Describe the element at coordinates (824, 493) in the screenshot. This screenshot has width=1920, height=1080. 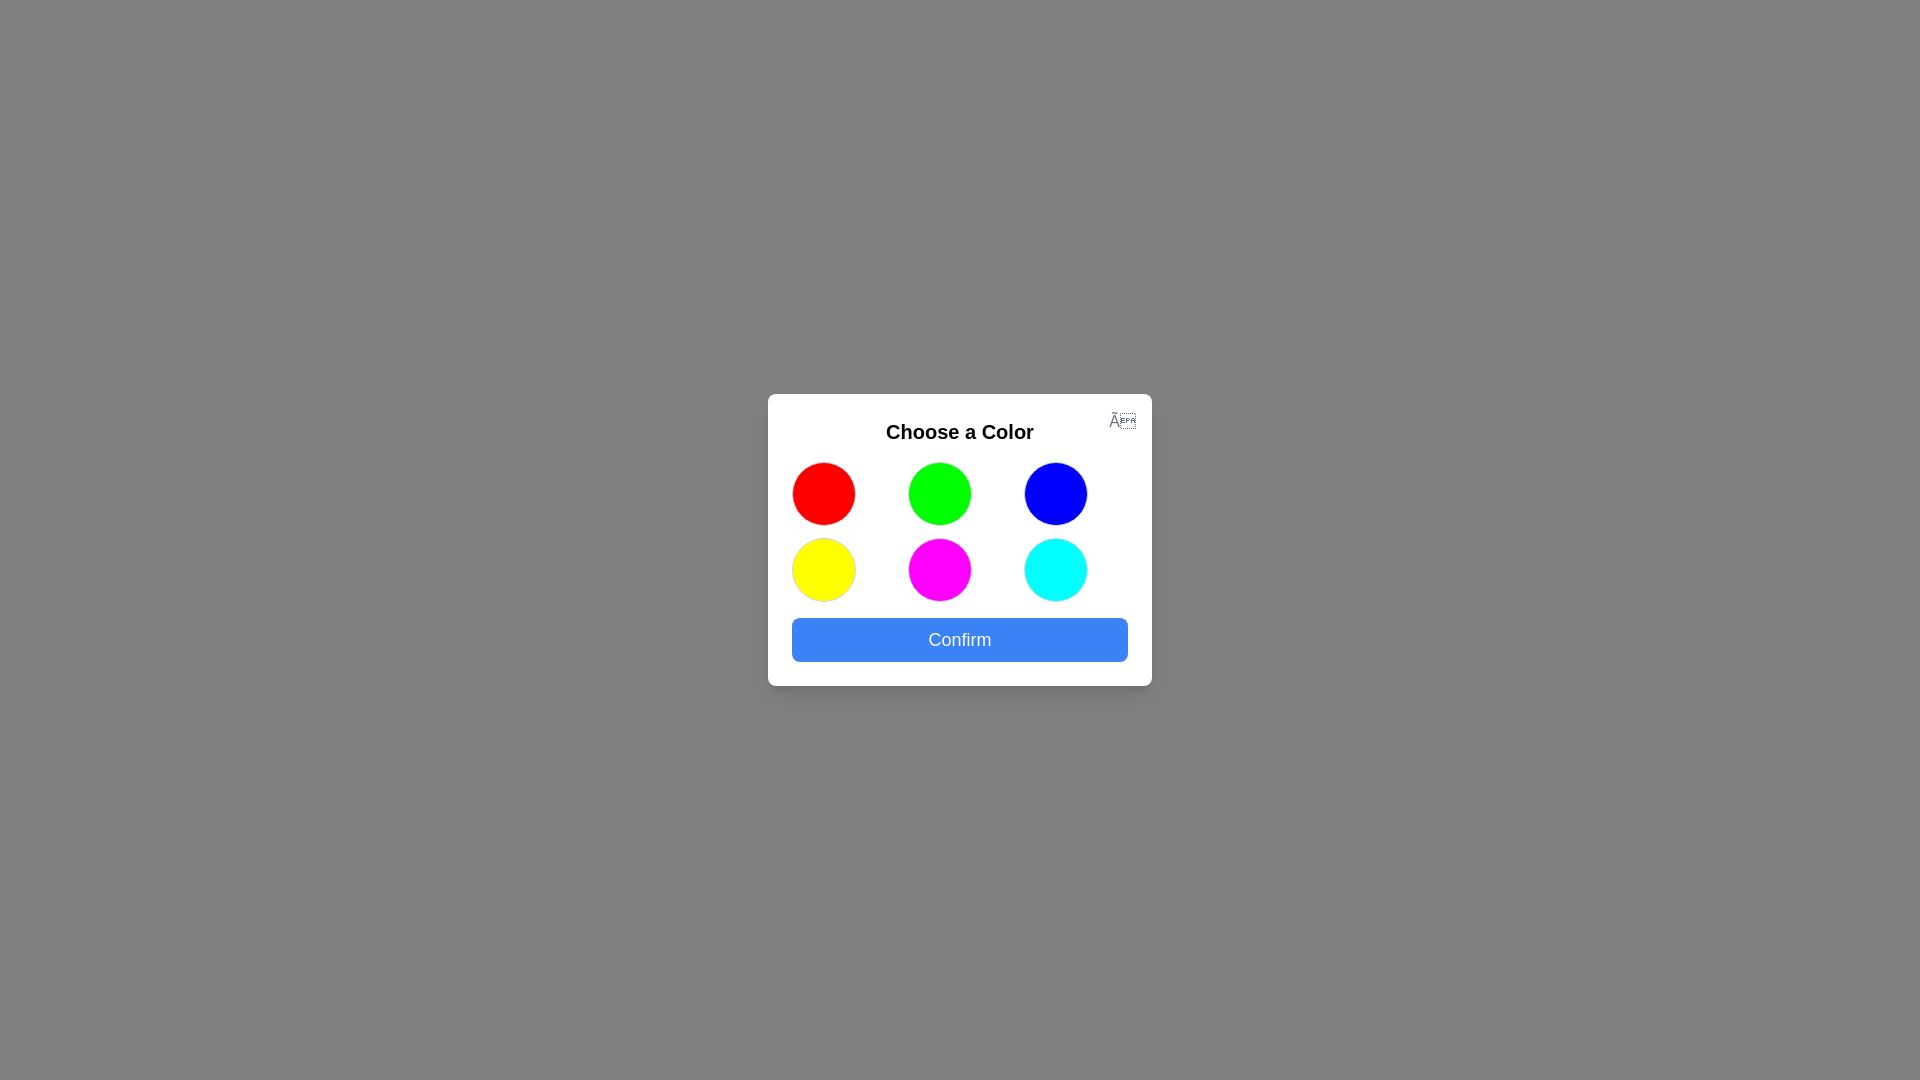
I see `the colored circle corresponding to red` at that location.